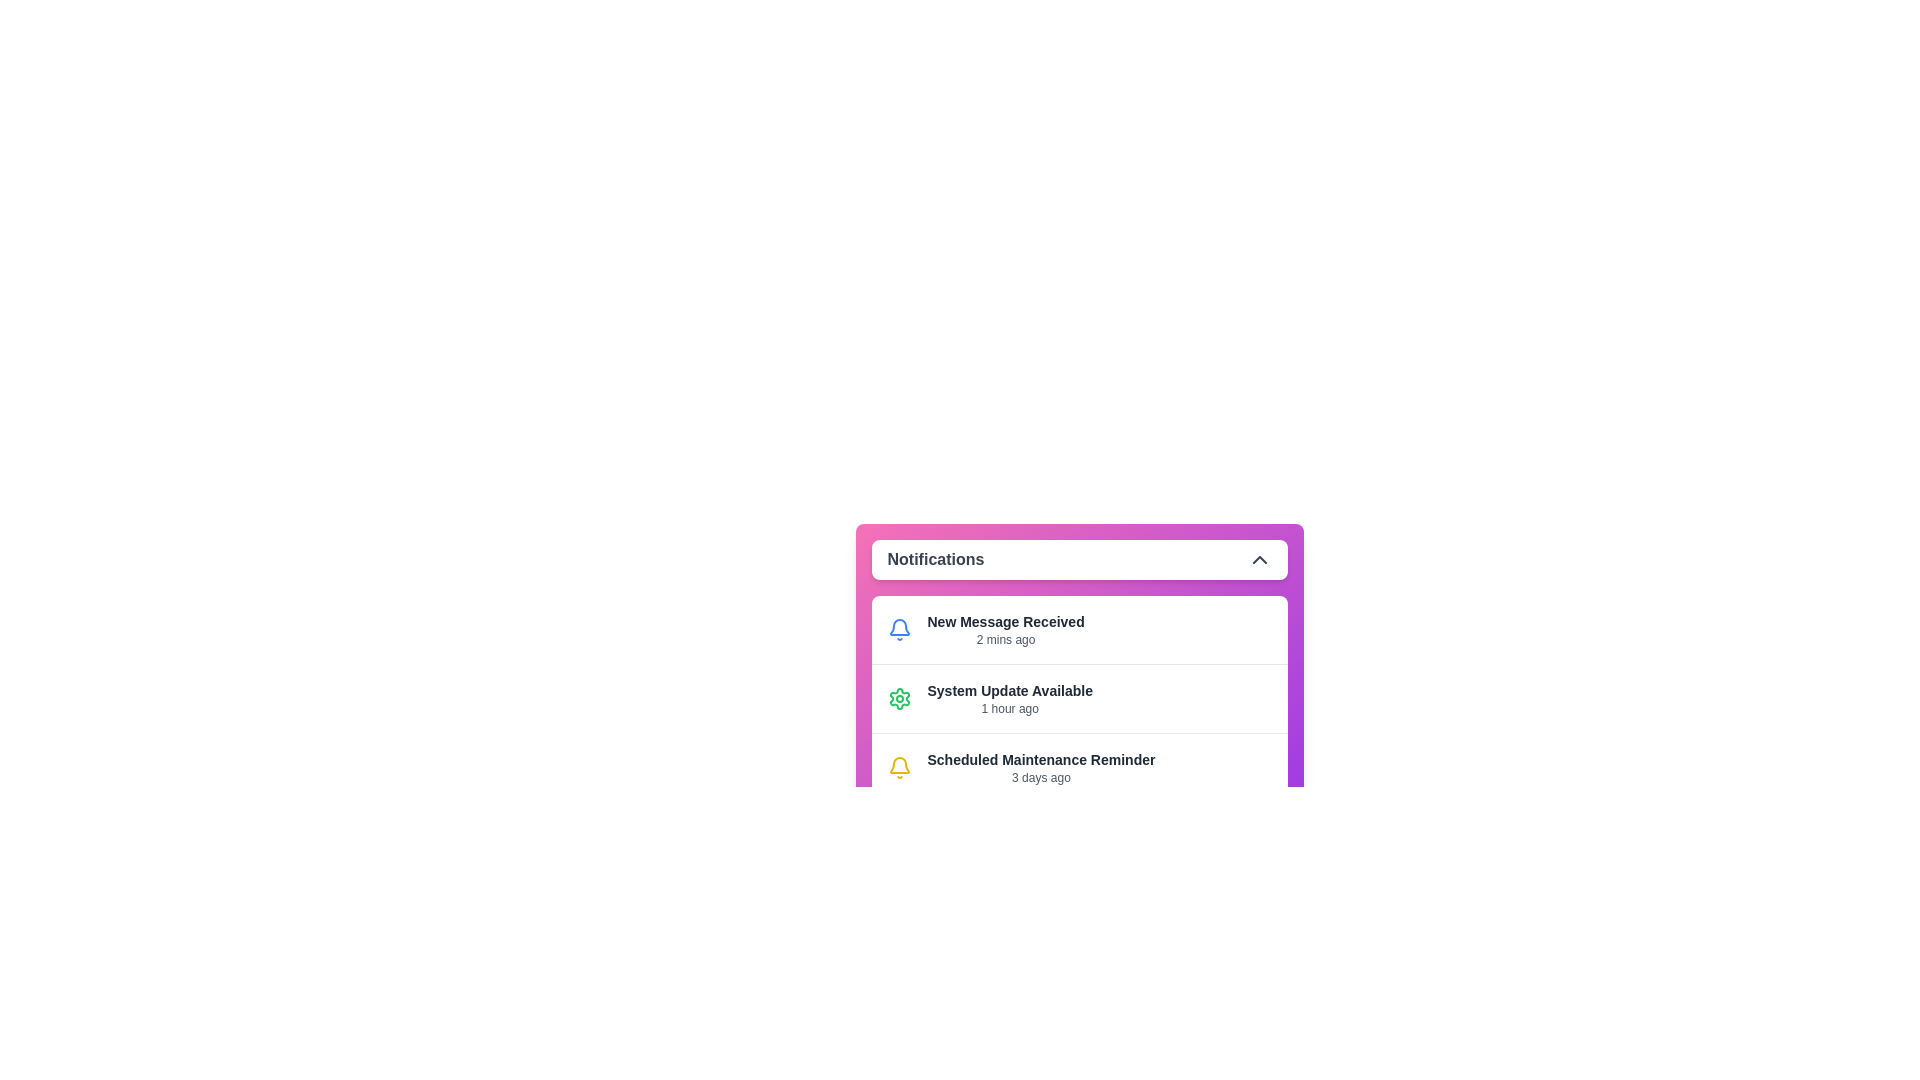  I want to click on the Decorative SVG shape within the notification bell icon, which is centrally aligned within the bell's body, located at the bottom-left part of the notification dropdown, so click(898, 626).